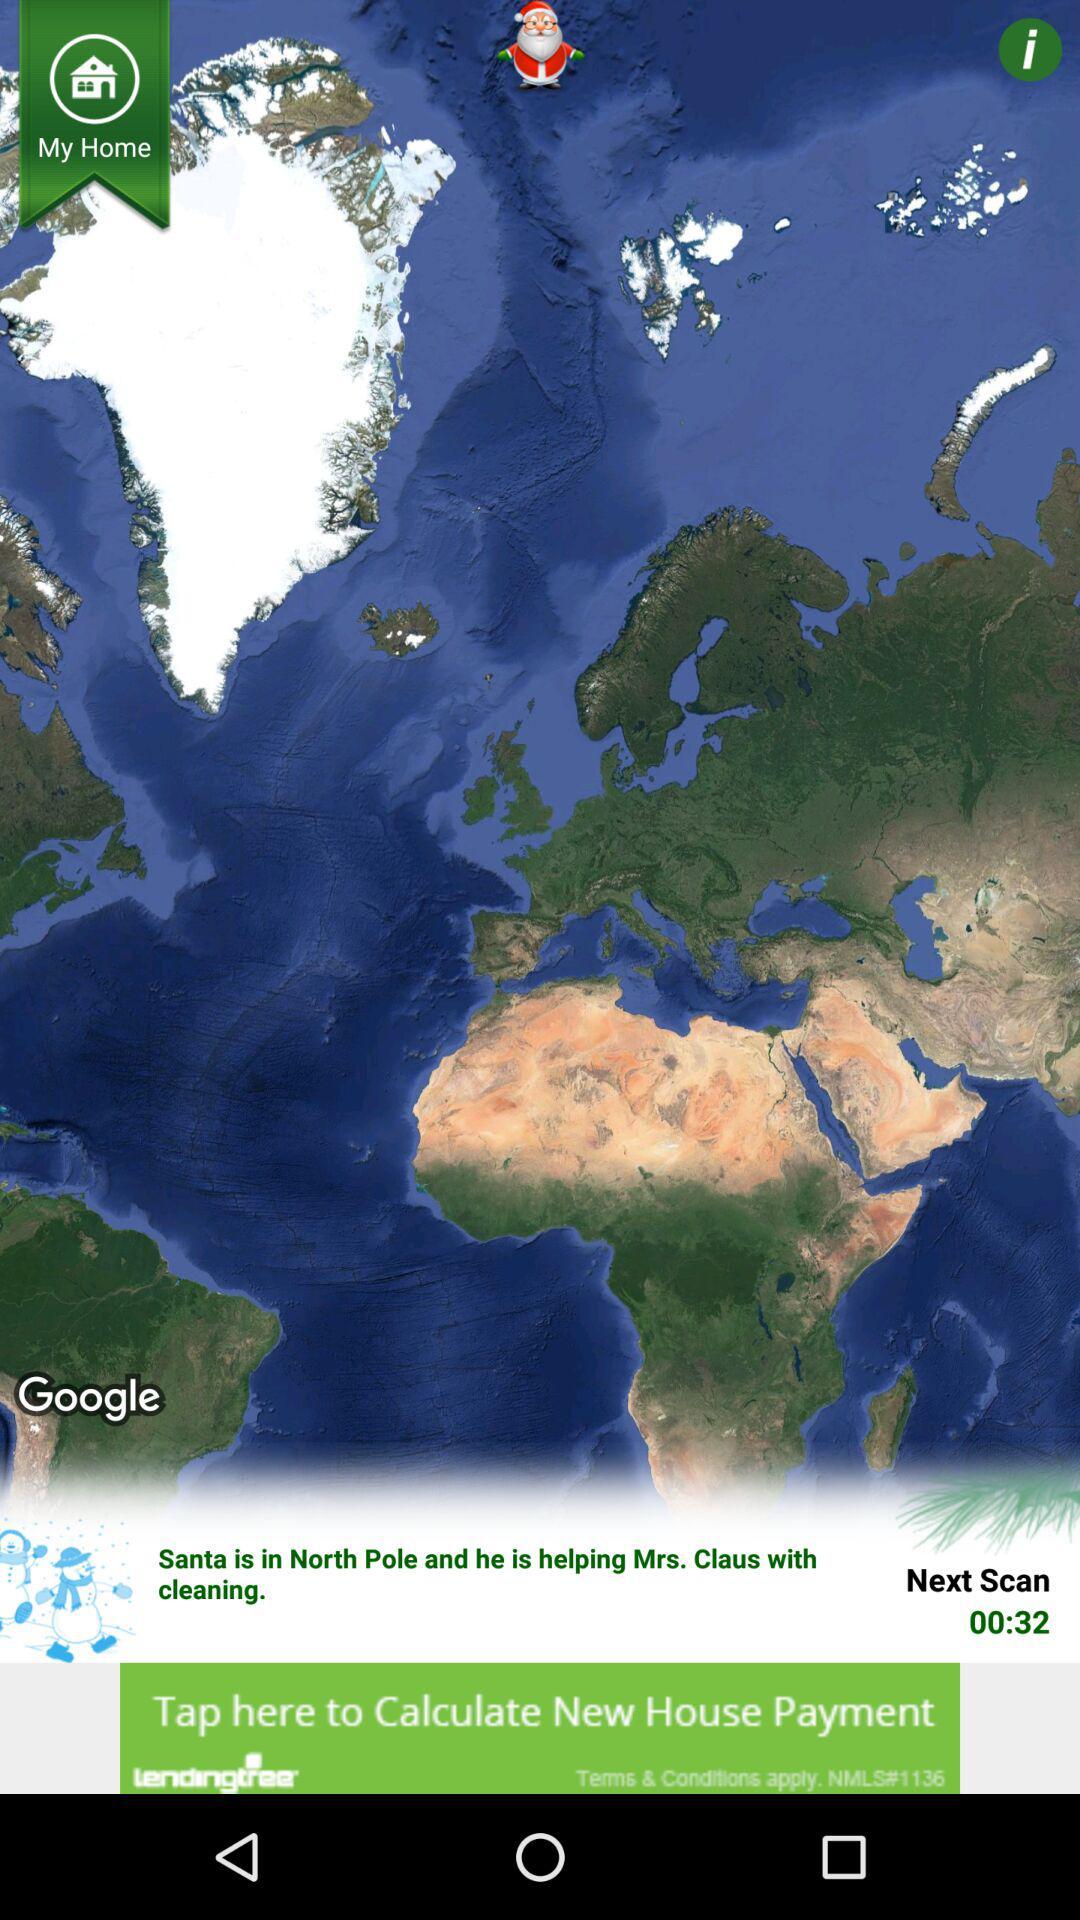  I want to click on for home option, so click(94, 78).